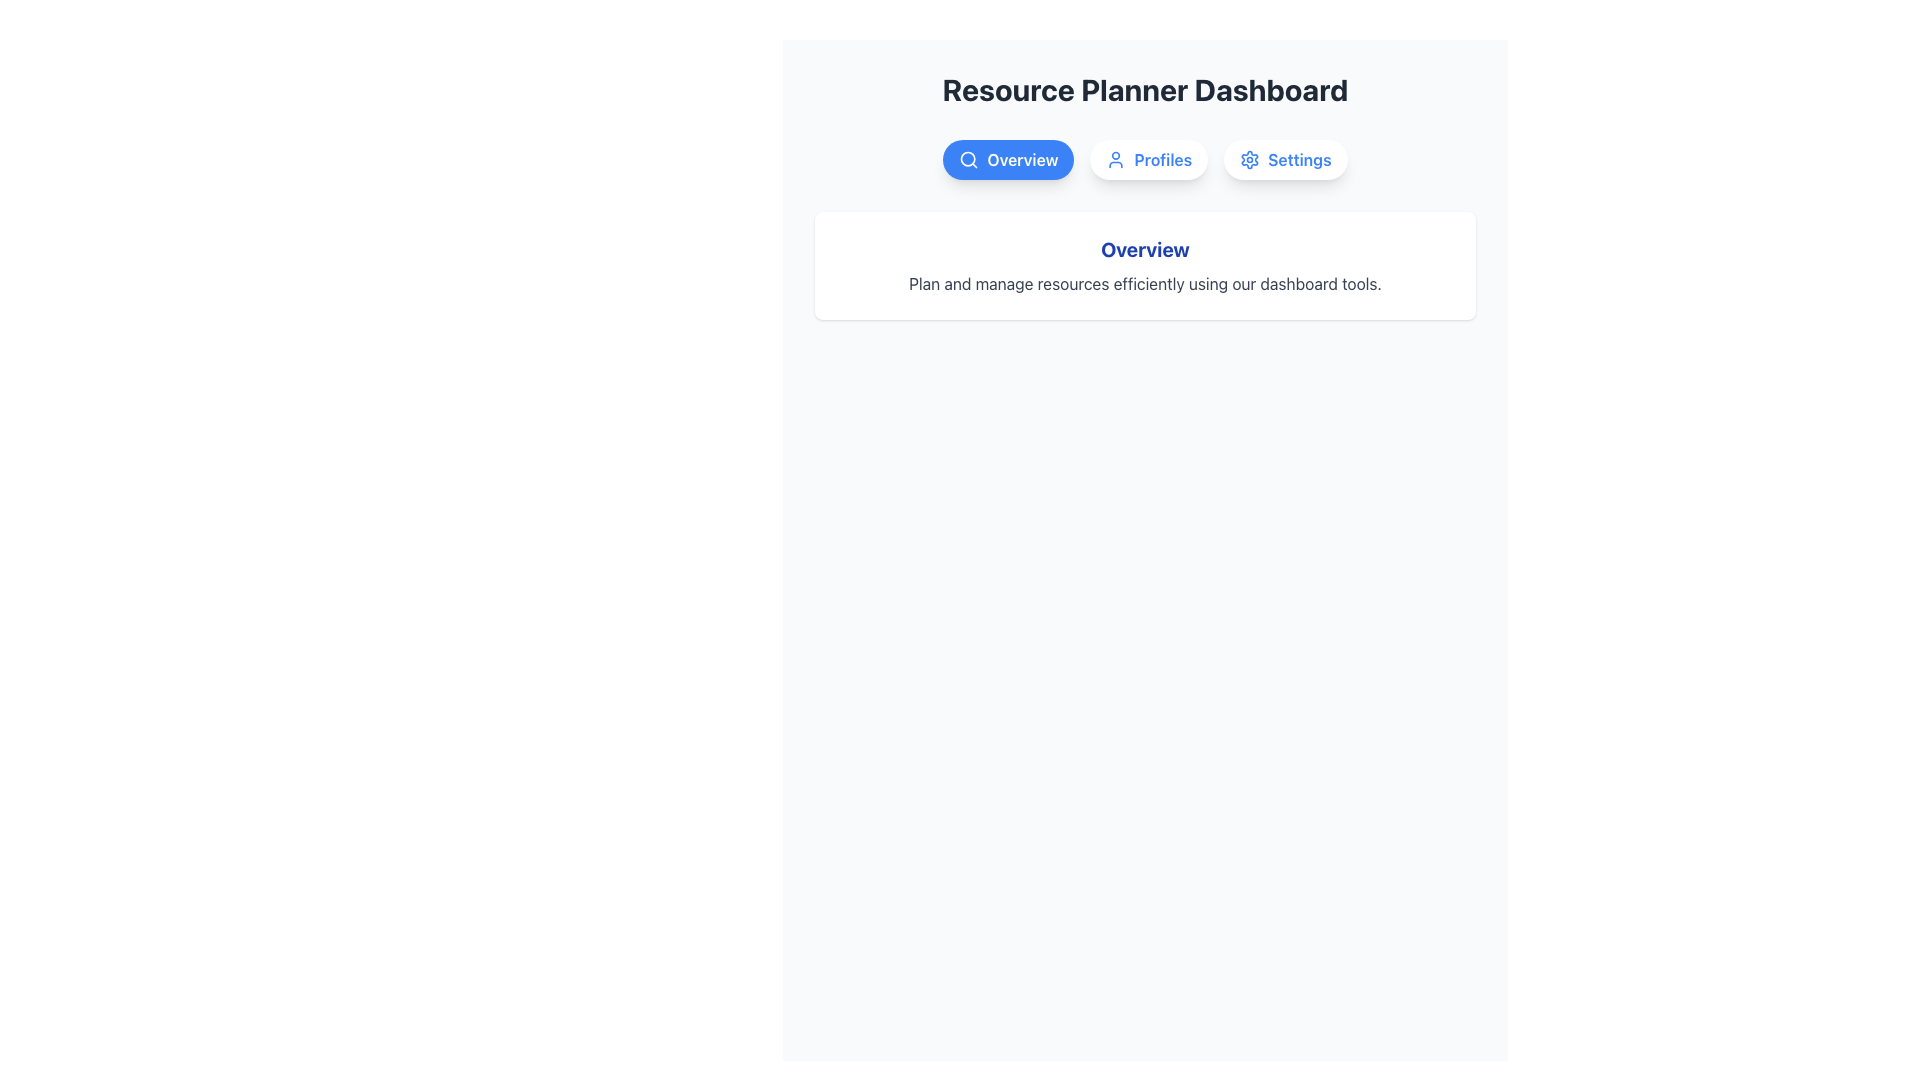  What do you see at coordinates (1145, 265) in the screenshot?
I see `displayed text in the Textual Information Block titled 'Overview', which features a bold blue title and a descriptive gray text below it` at bounding box center [1145, 265].